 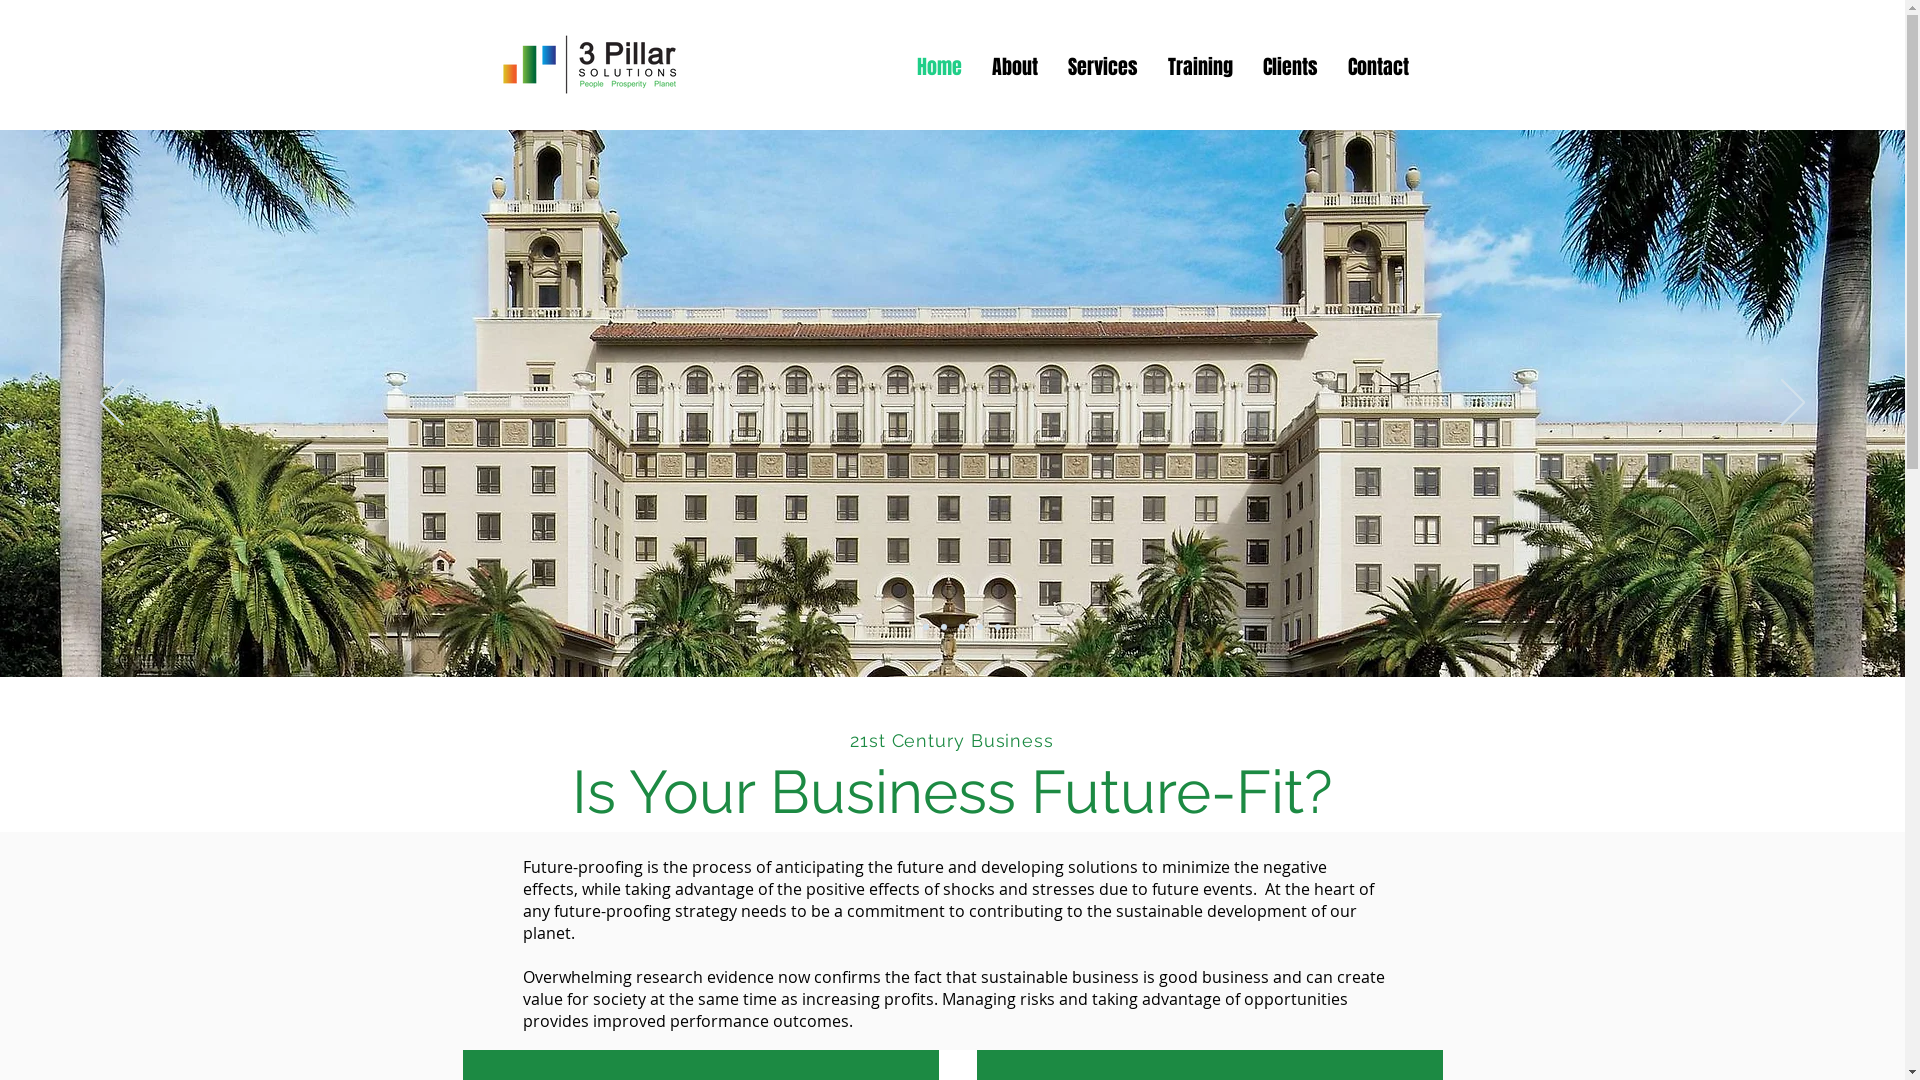 What do you see at coordinates (1013, 63) in the screenshot?
I see `'About'` at bounding box center [1013, 63].